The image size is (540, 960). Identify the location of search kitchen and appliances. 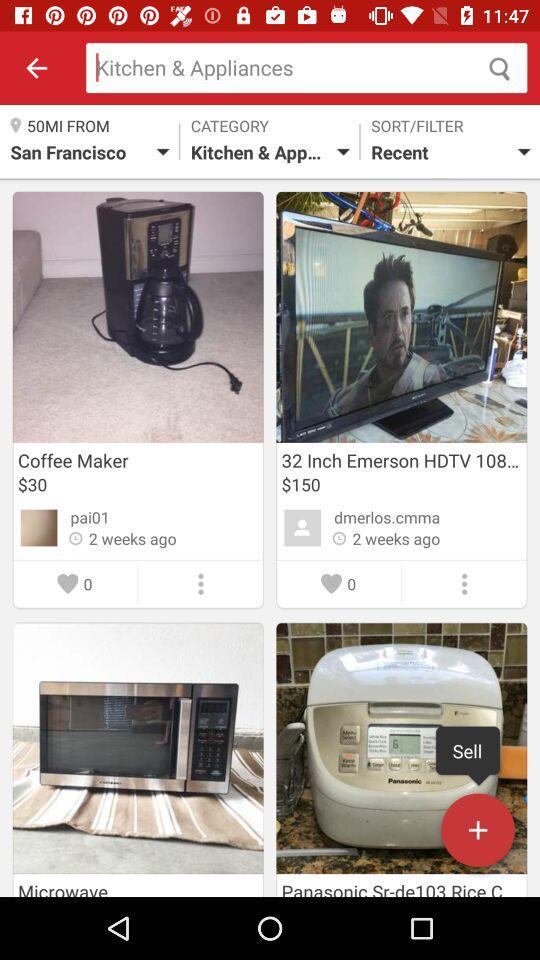
(306, 68).